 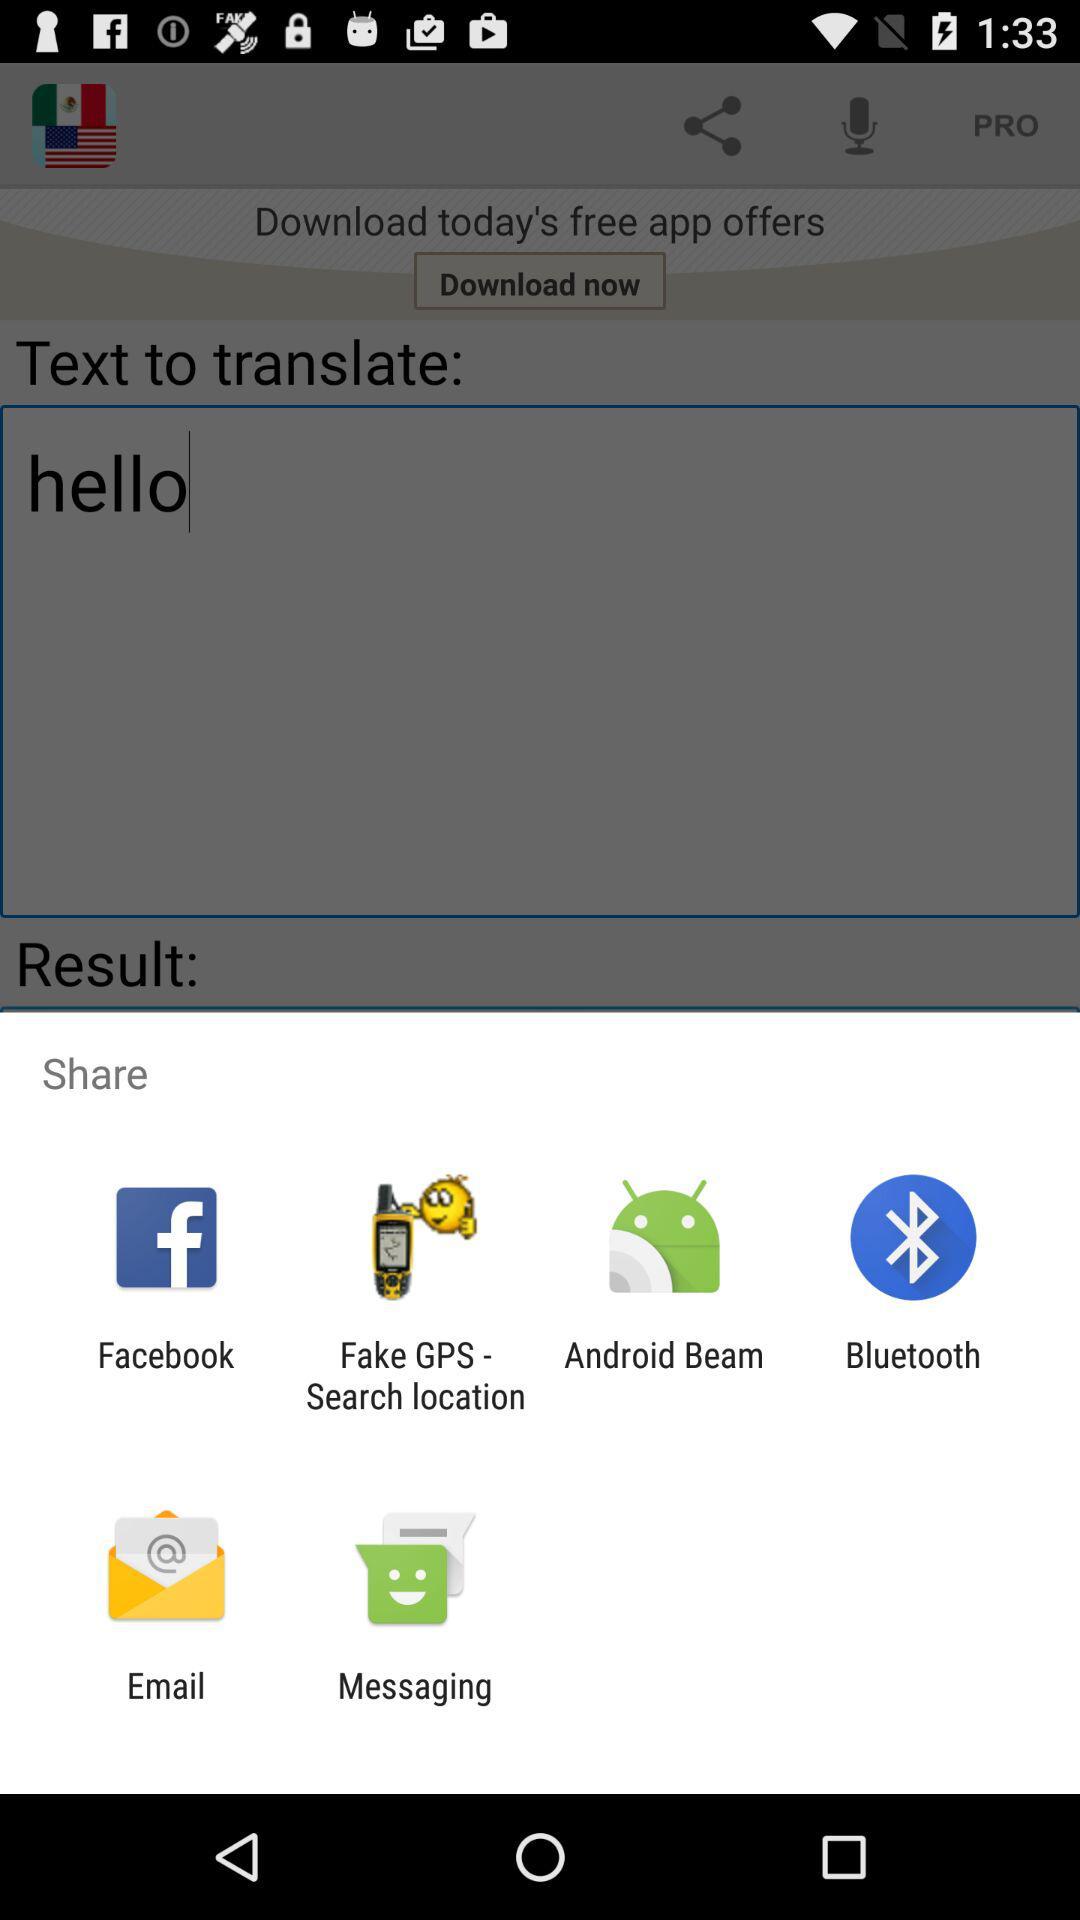 I want to click on the email item, so click(x=165, y=1705).